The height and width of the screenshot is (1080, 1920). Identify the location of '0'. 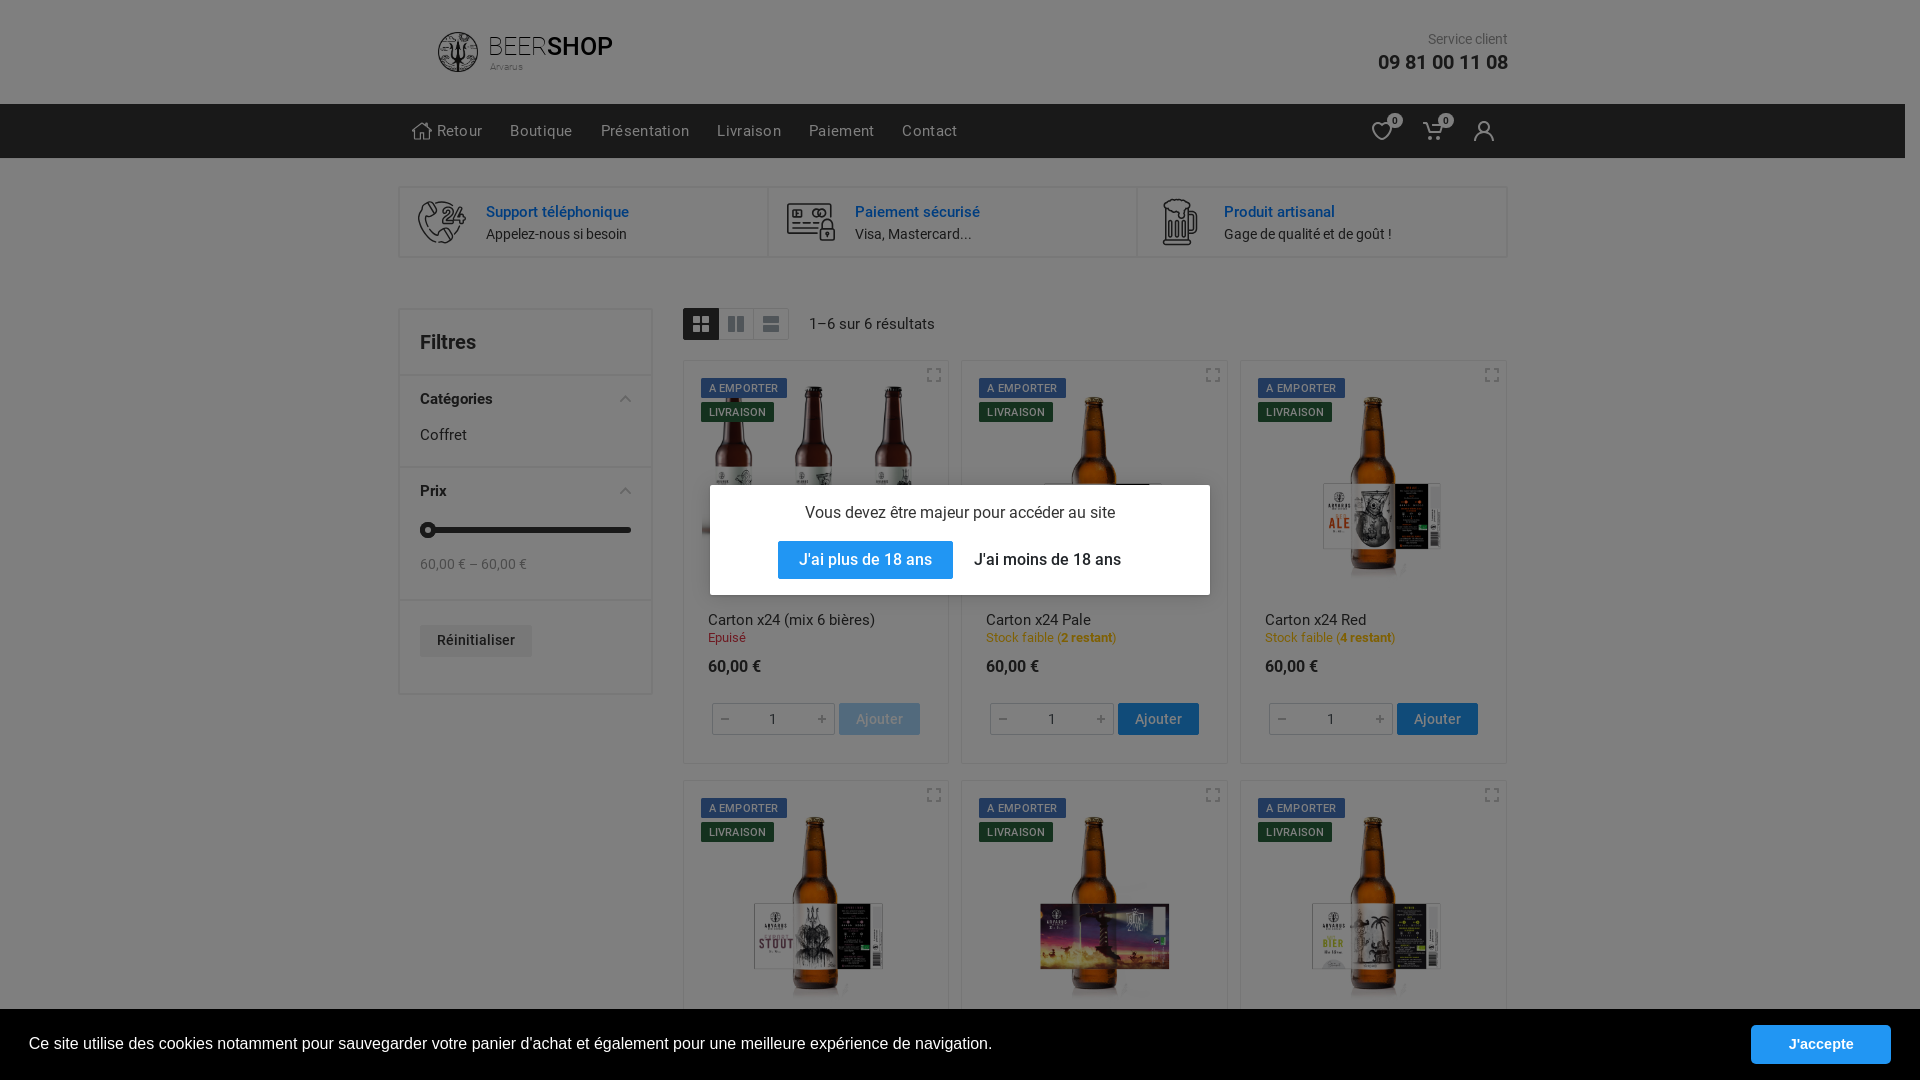
(1432, 131).